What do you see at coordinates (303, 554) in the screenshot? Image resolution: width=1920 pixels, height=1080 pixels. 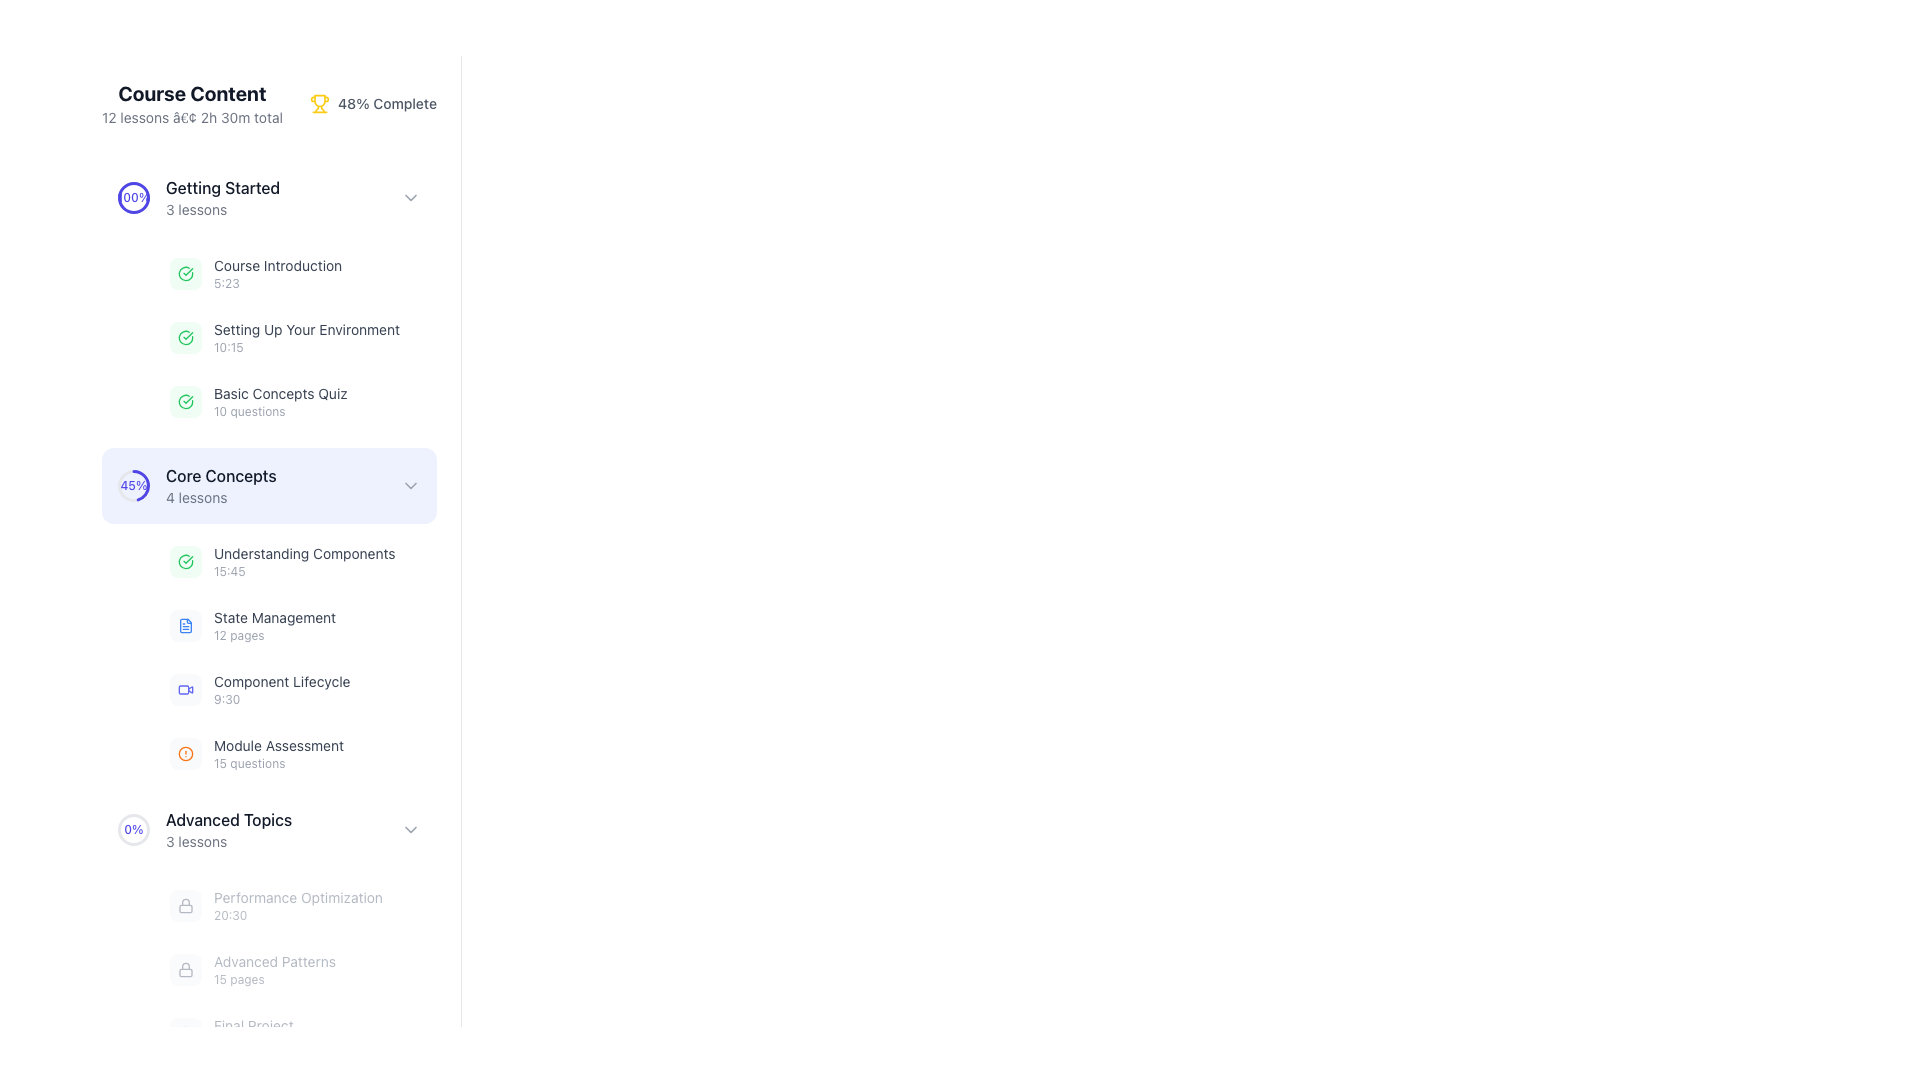 I see `the static text label displaying 'Understanding Components' which is located above the text '15:45' in the 'Core Concepts' section` at bounding box center [303, 554].